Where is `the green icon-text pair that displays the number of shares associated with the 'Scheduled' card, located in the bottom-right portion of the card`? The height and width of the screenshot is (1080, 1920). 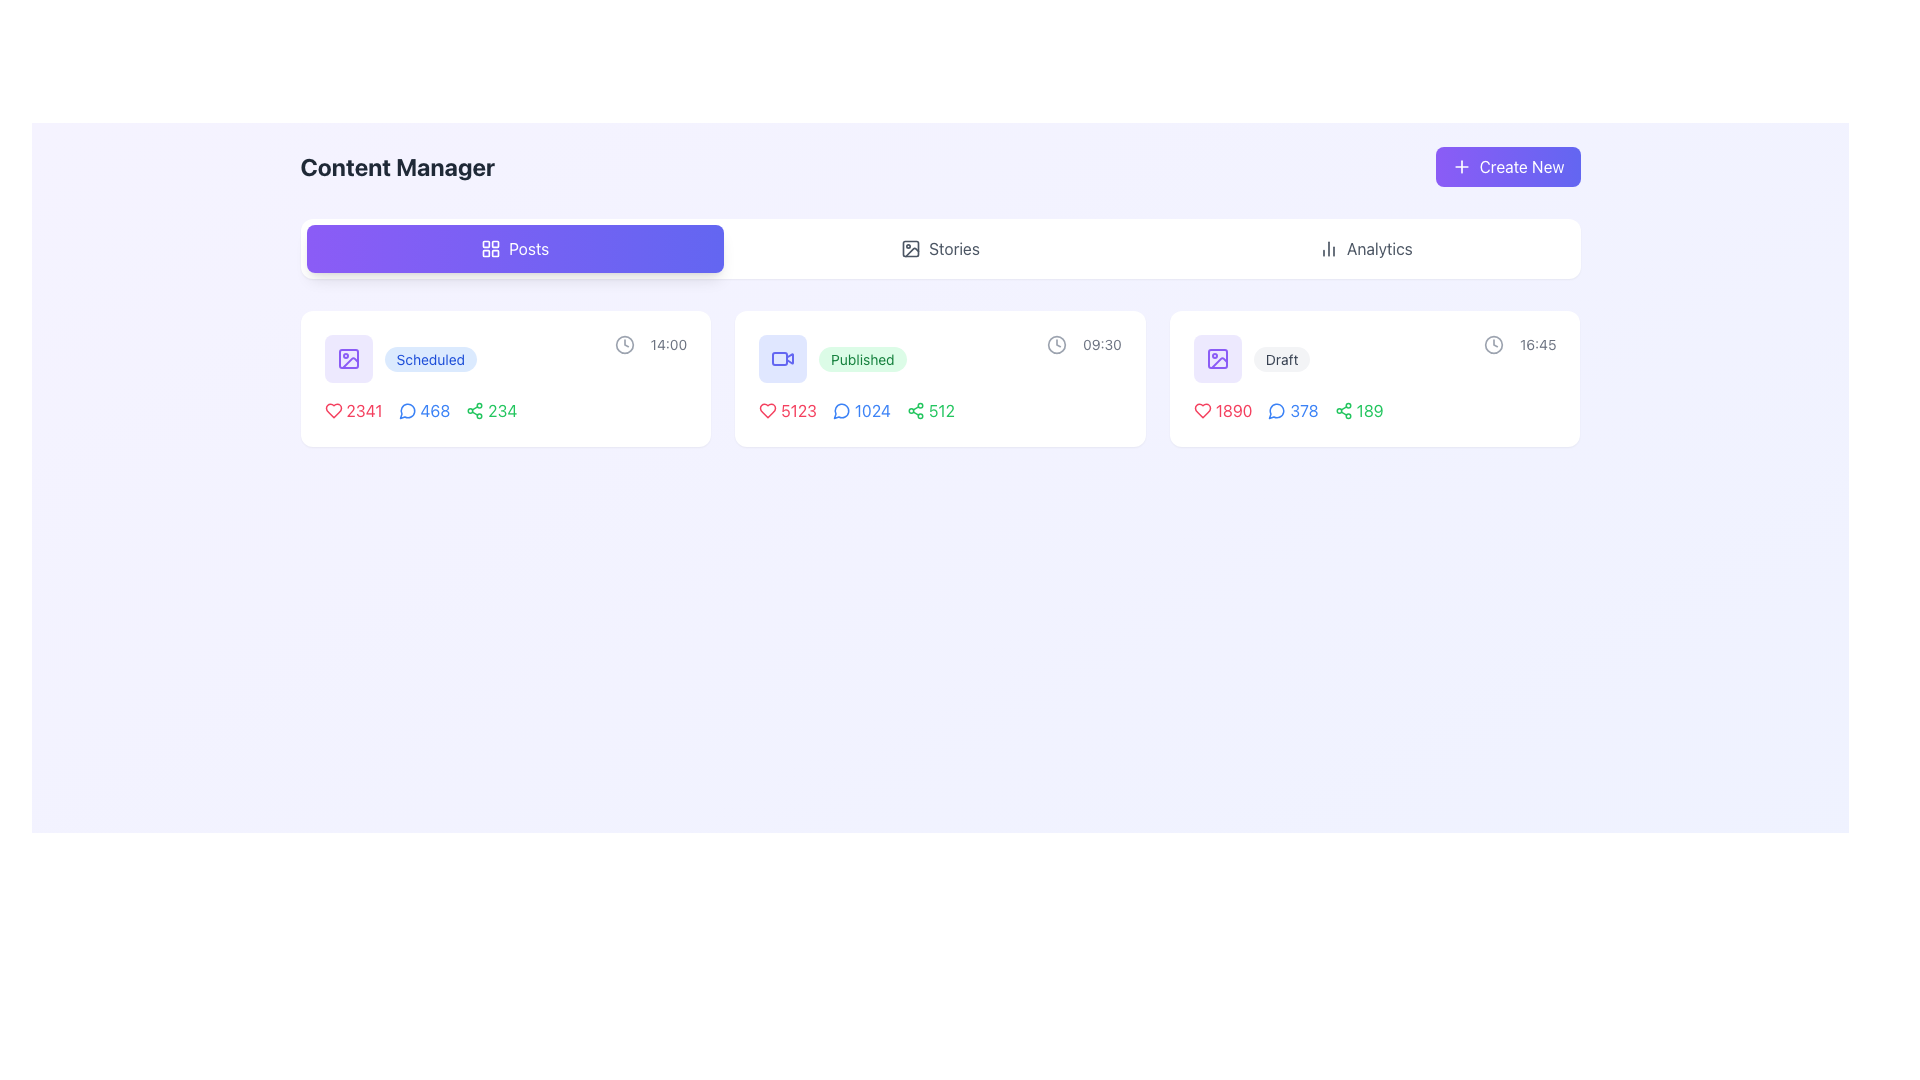
the green icon-text pair that displays the number of shares associated with the 'Scheduled' card, located in the bottom-right portion of the card is located at coordinates (491, 410).